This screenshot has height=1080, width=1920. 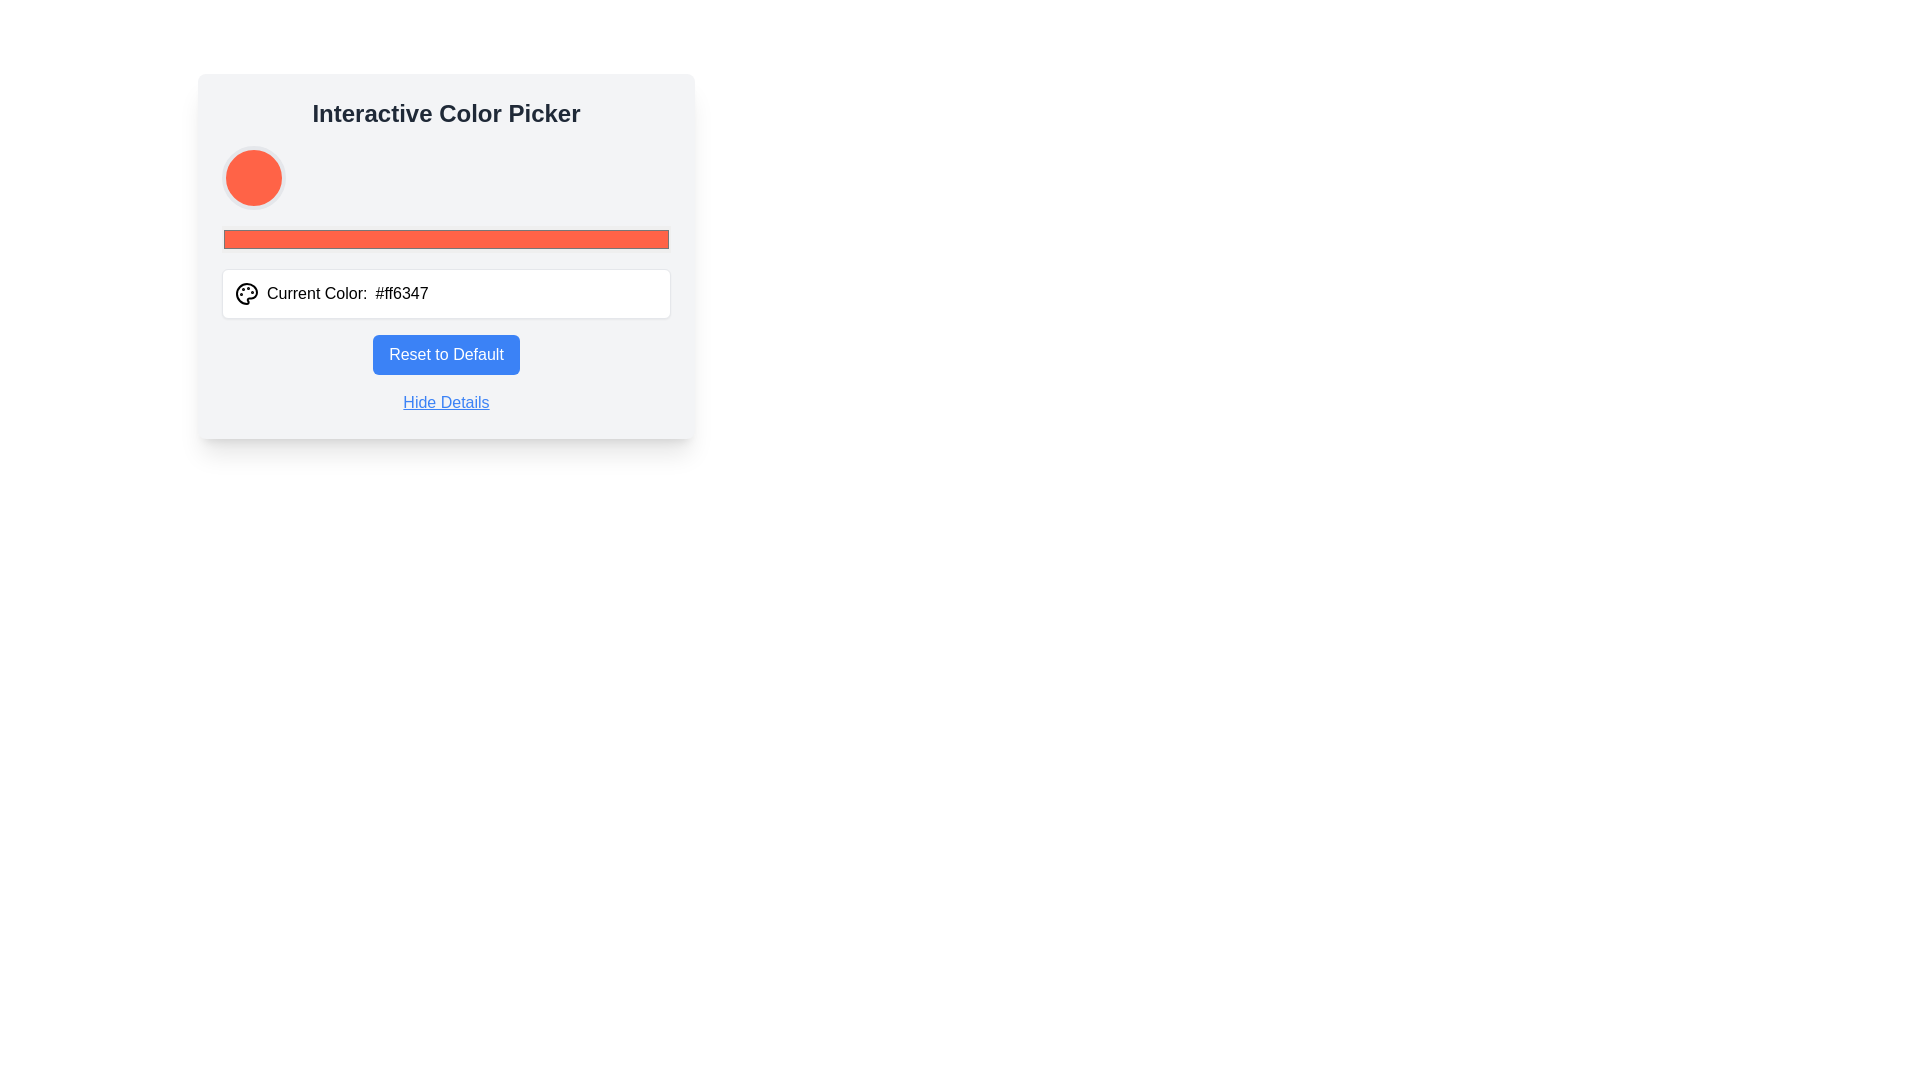 What do you see at coordinates (316, 293) in the screenshot?
I see `the label that describes the adjacent color code '#ff6347', located in the central lower section of the interface, following an icon resembling a palette` at bounding box center [316, 293].